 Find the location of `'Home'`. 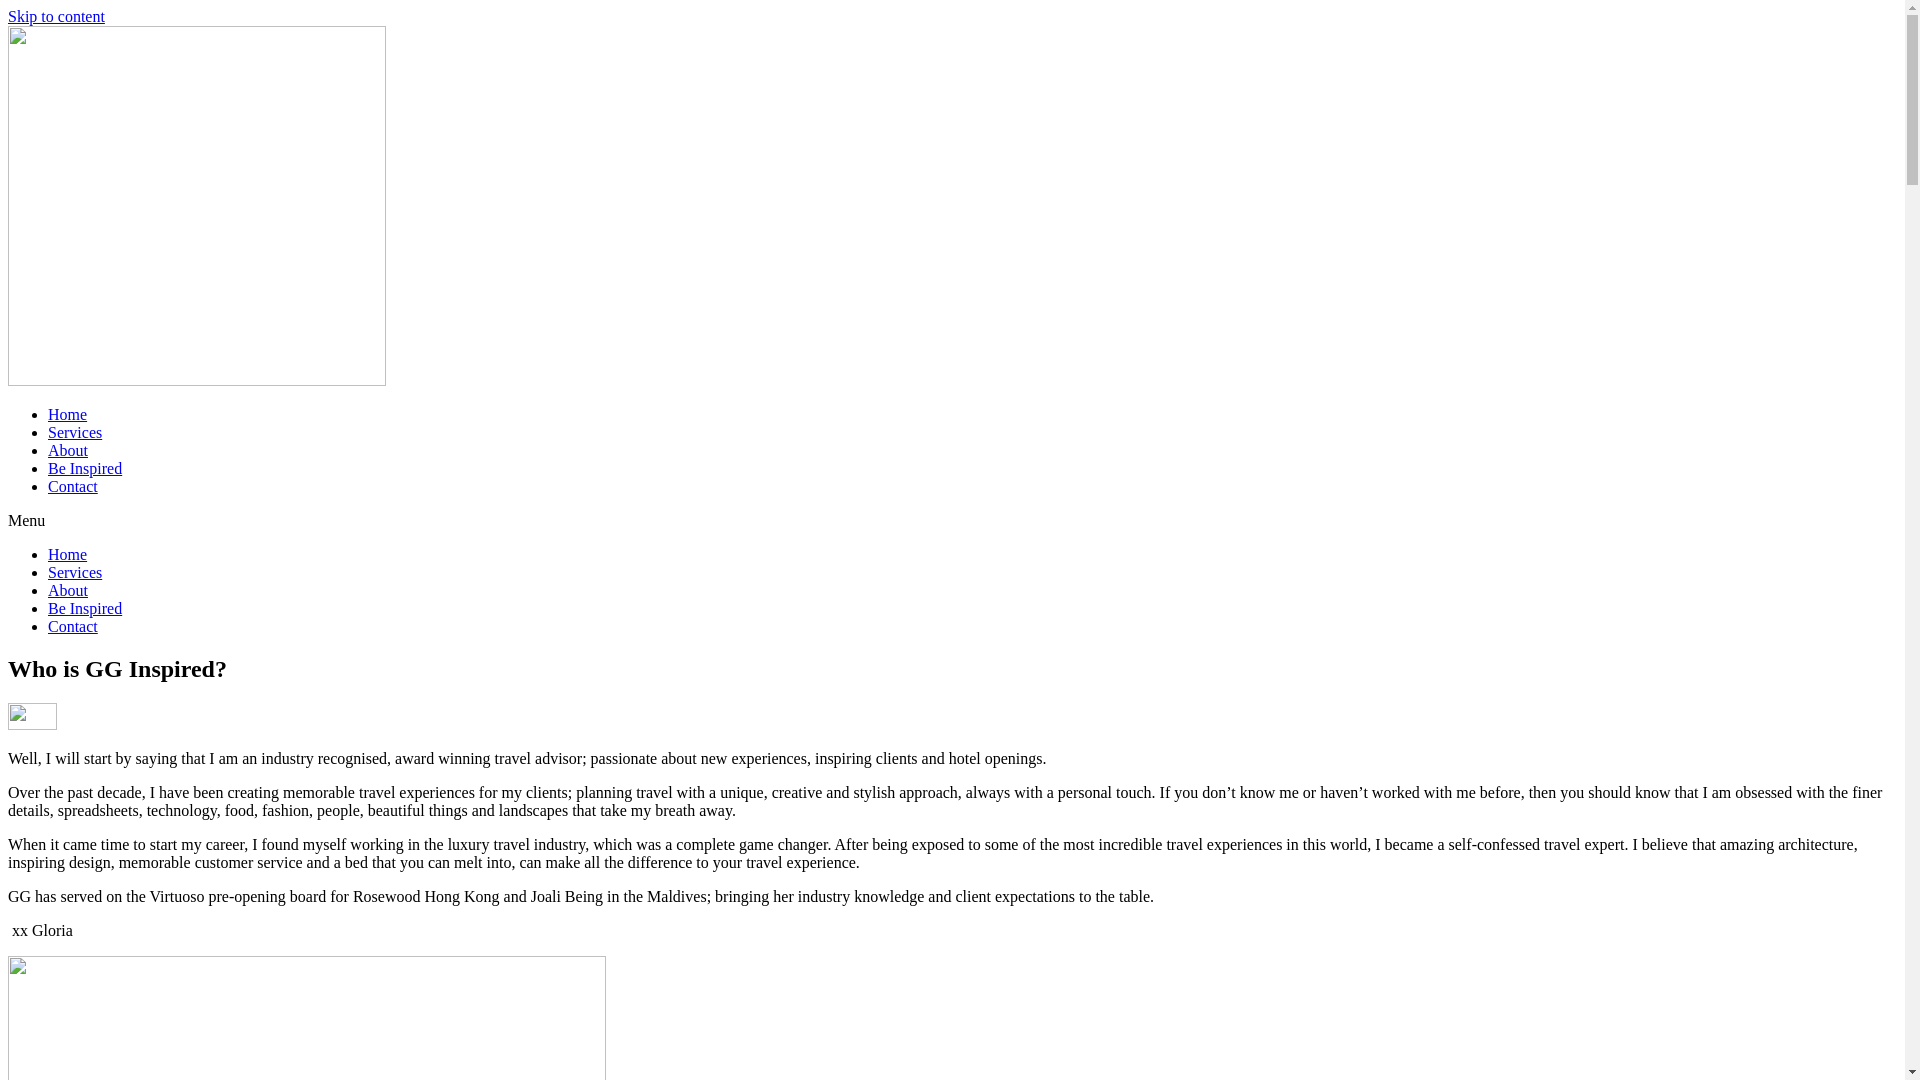

'Home' is located at coordinates (67, 413).